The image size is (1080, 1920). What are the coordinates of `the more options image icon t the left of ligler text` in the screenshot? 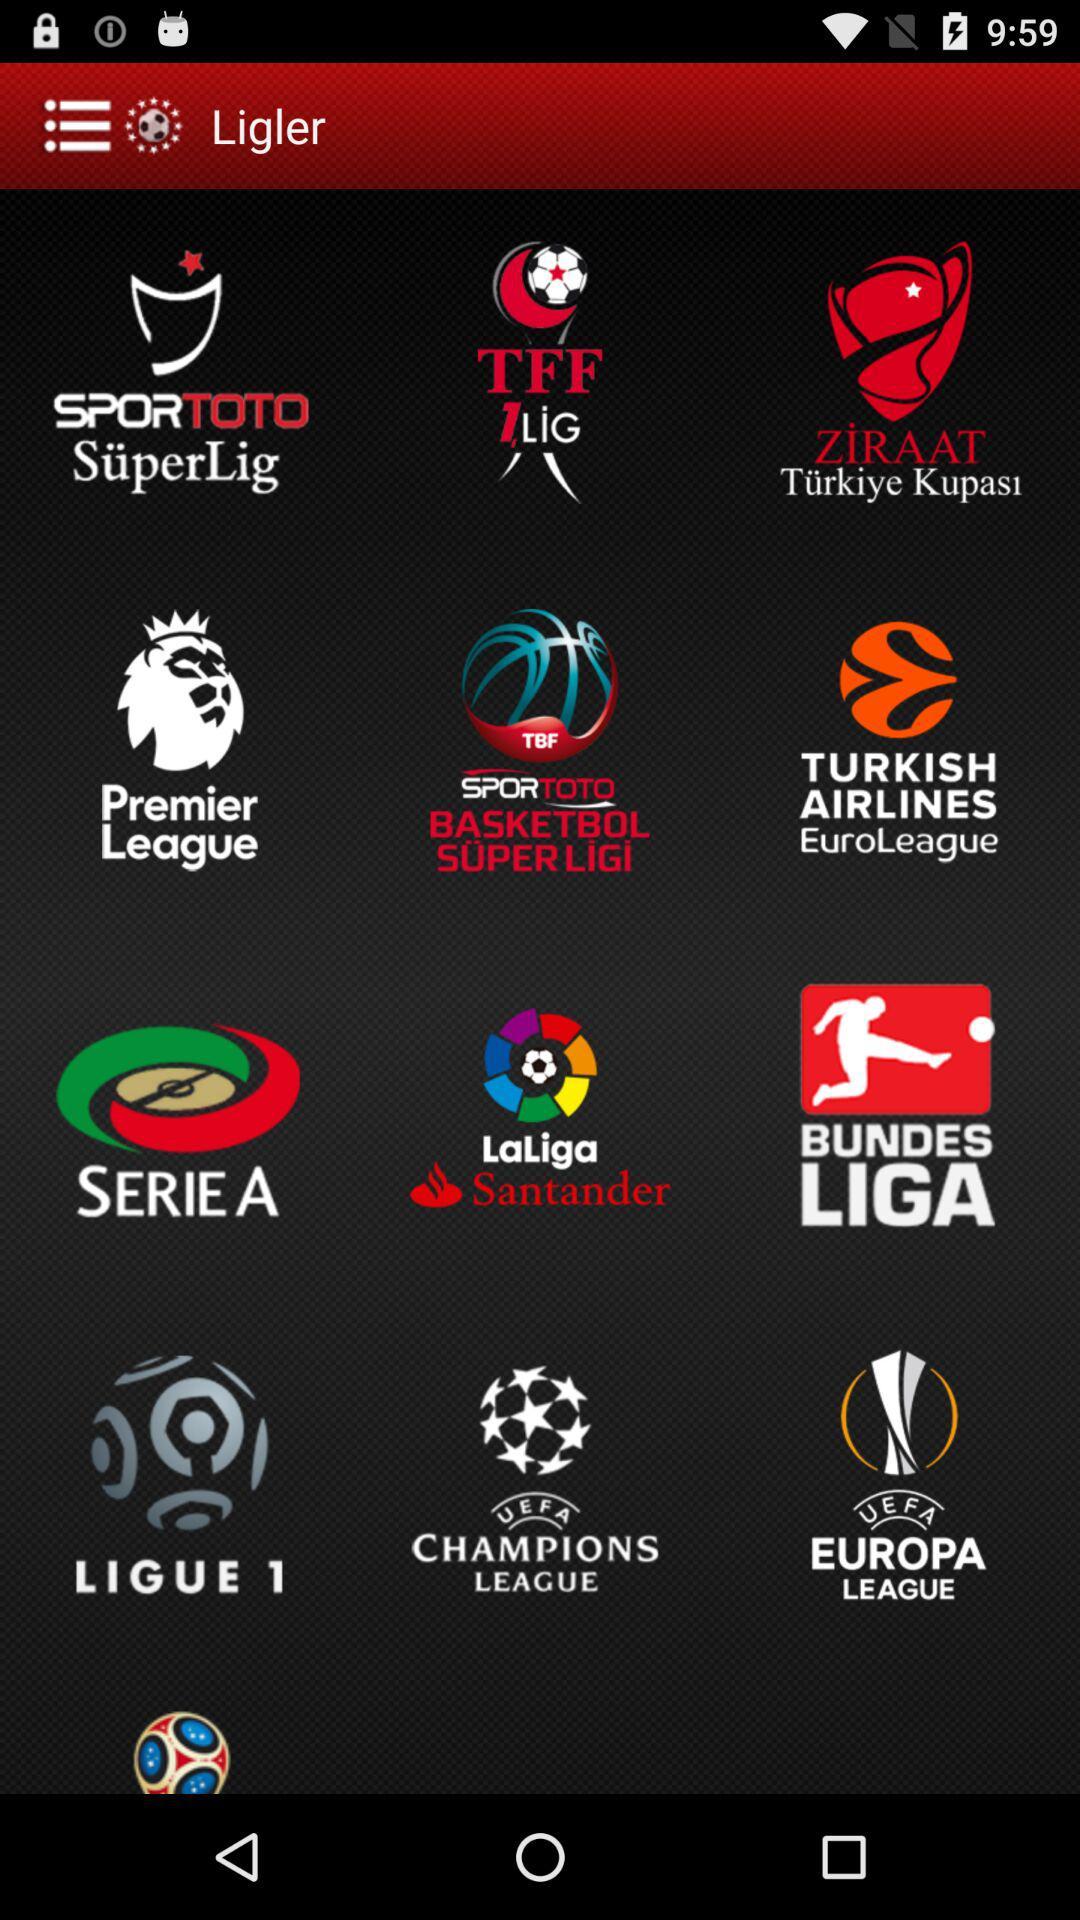 It's located at (116, 124).